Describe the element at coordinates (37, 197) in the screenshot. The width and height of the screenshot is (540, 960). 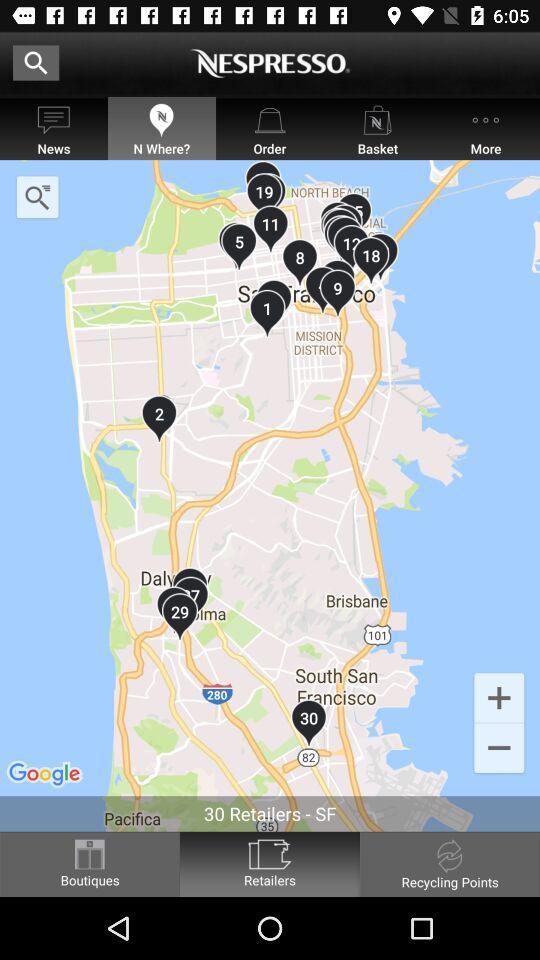
I see `the search icon` at that location.